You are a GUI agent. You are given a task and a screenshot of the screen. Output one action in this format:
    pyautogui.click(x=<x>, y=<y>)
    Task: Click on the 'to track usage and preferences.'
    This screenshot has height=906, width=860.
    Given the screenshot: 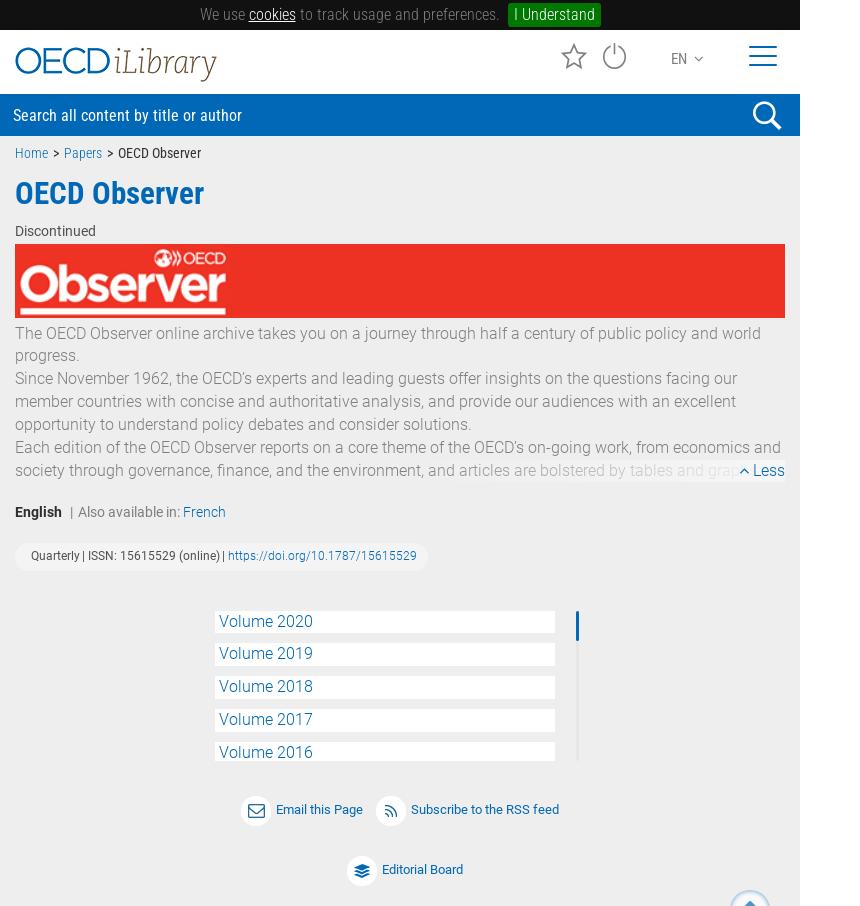 What is the action you would take?
    pyautogui.click(x=395, y=13)
    